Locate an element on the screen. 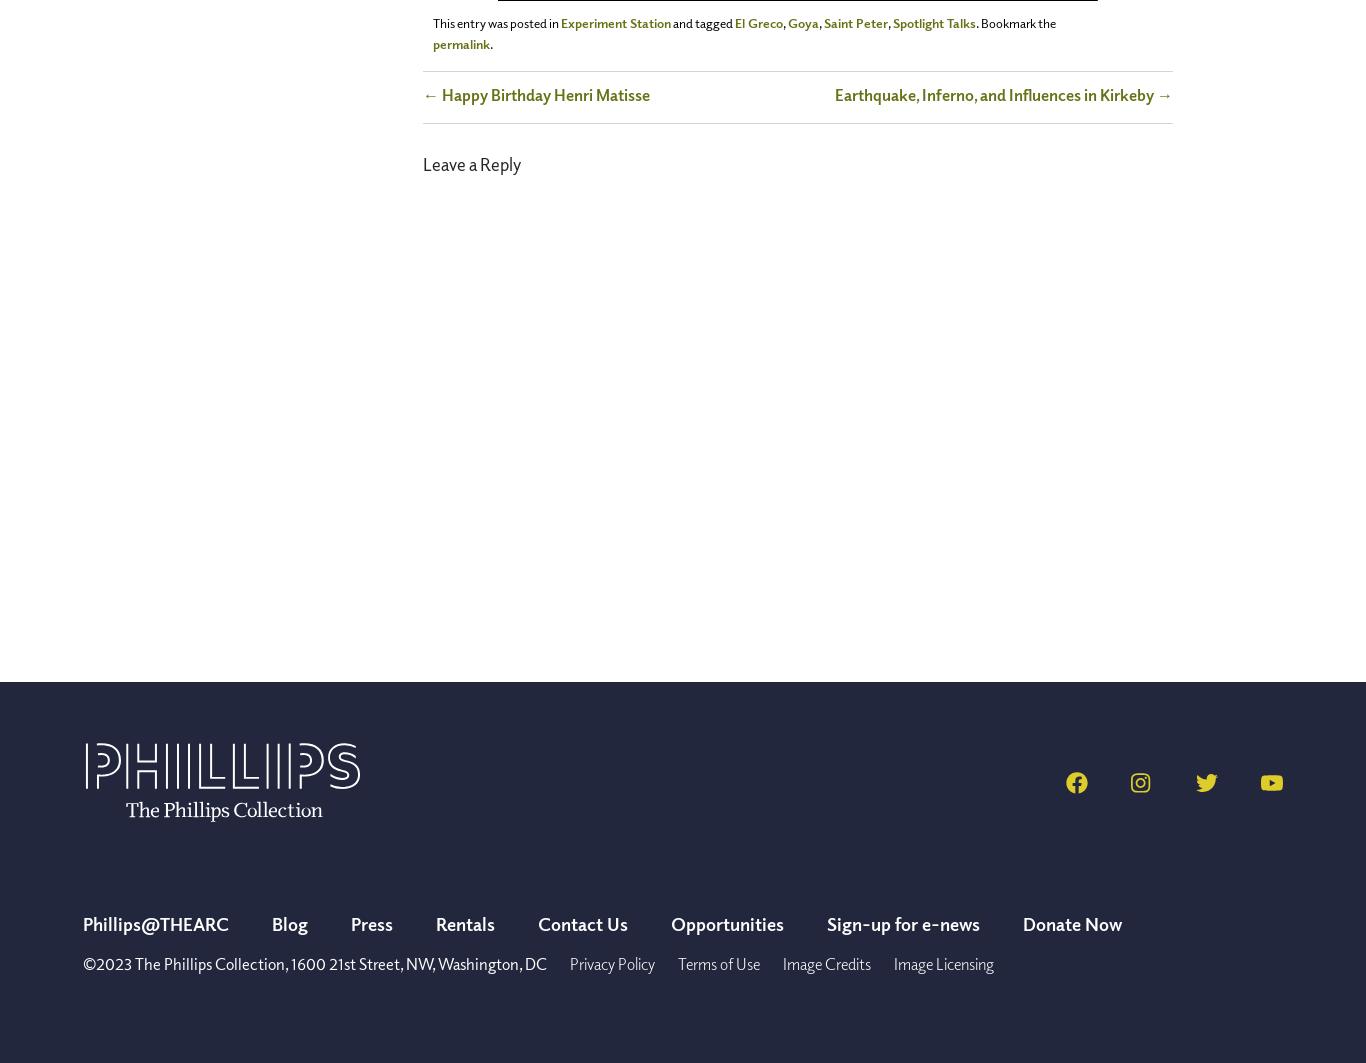  'Contact Us' is located at coordinates (538, 922).